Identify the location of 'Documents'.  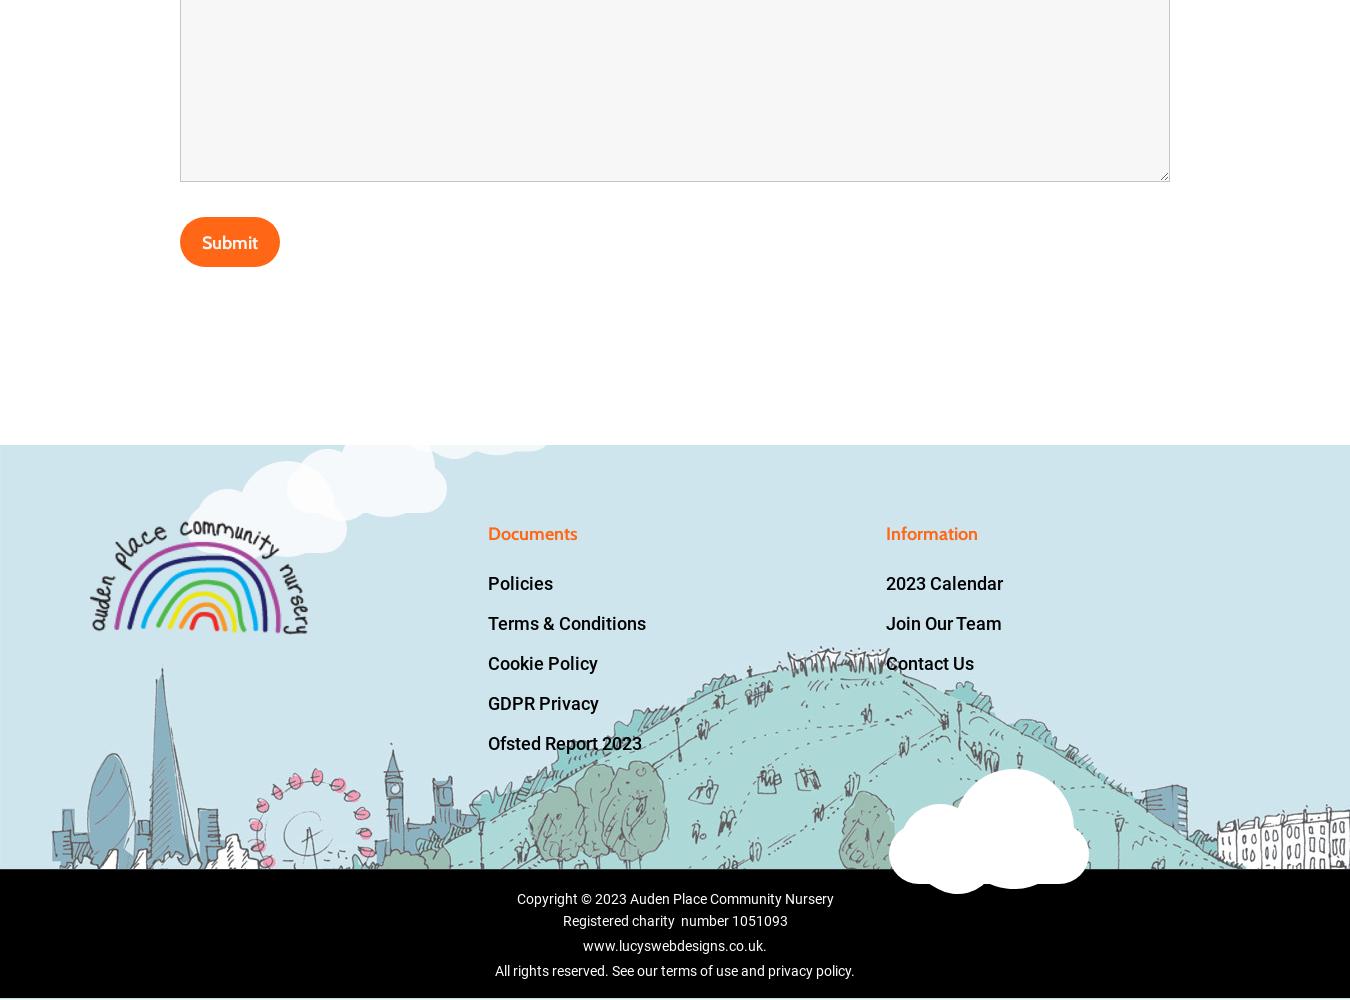
(531, 534).